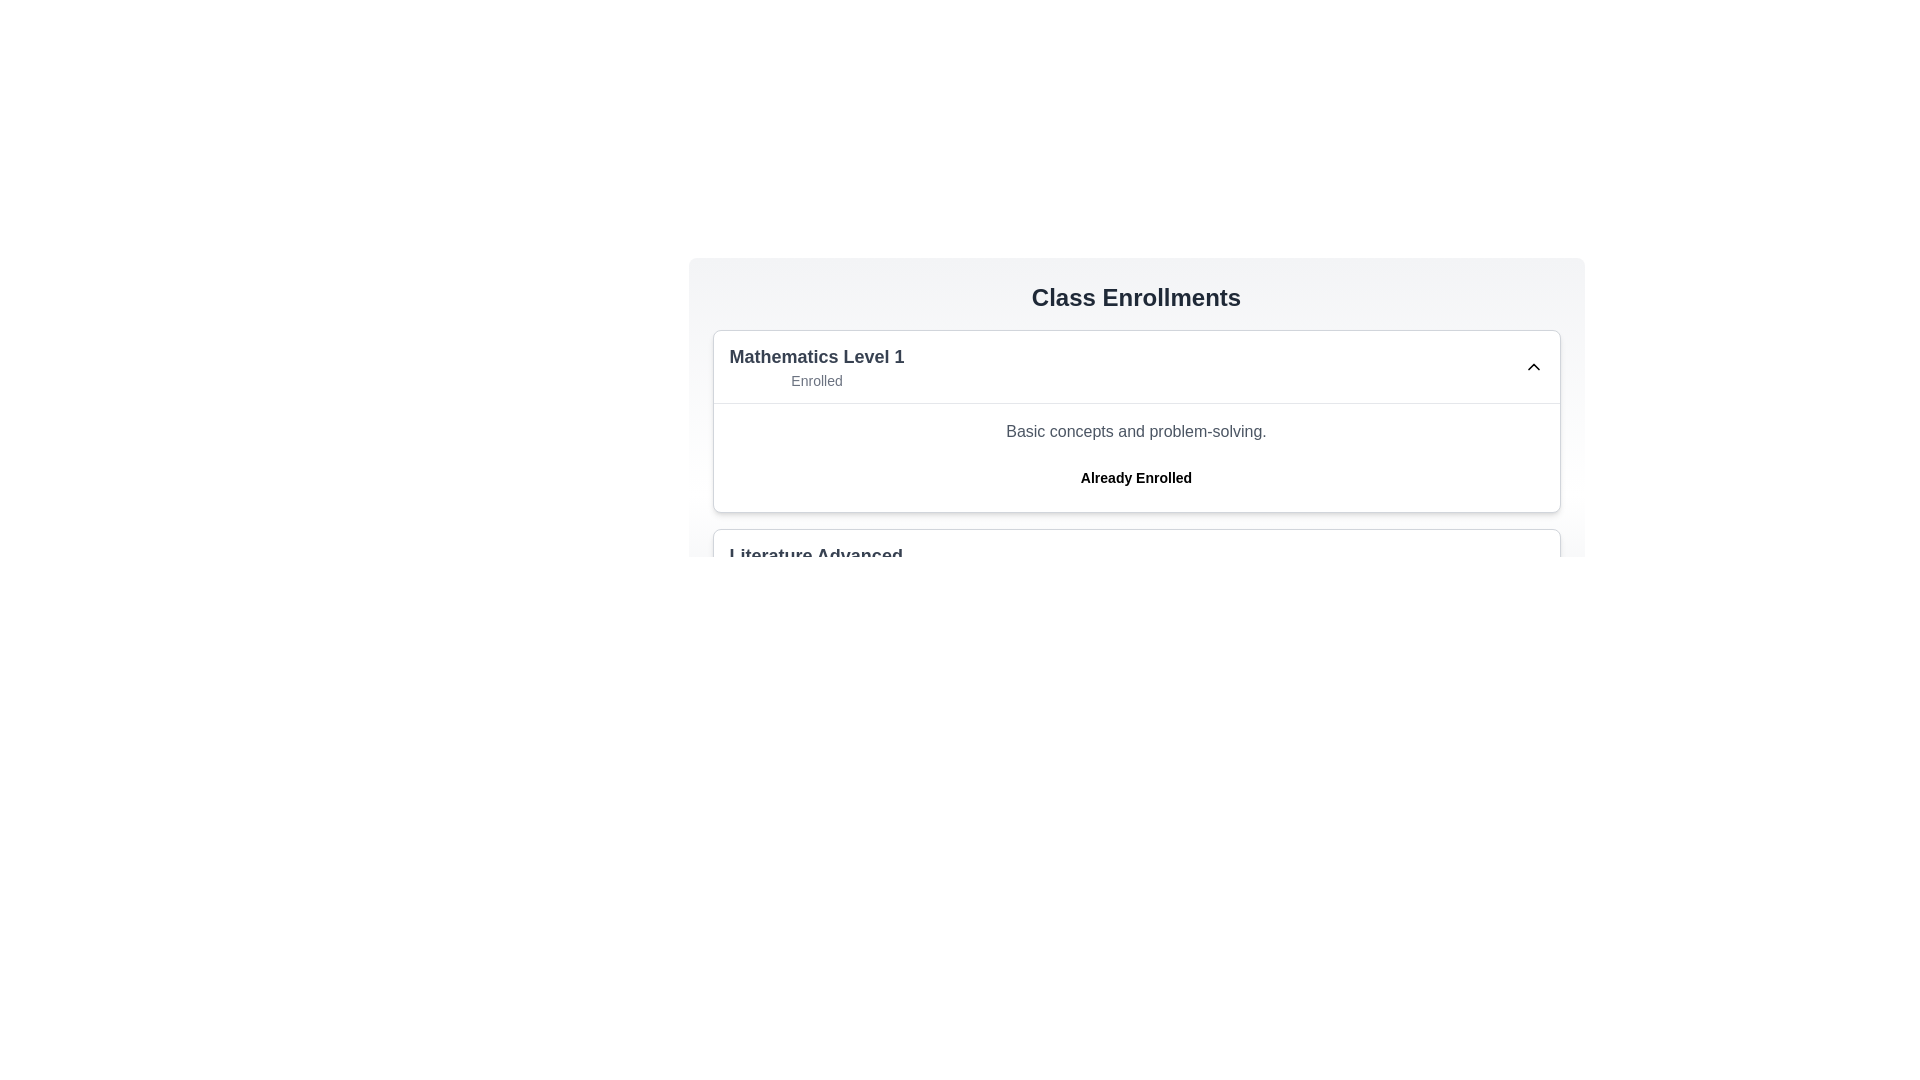  I want to click on the 'Already Enrolled' button, which is a rectangular button with bold black text on a light background, located below 'Basic concepts and problem-solving' in the 'Mathematics Level 1' enrollment card, so click(1136, 478).